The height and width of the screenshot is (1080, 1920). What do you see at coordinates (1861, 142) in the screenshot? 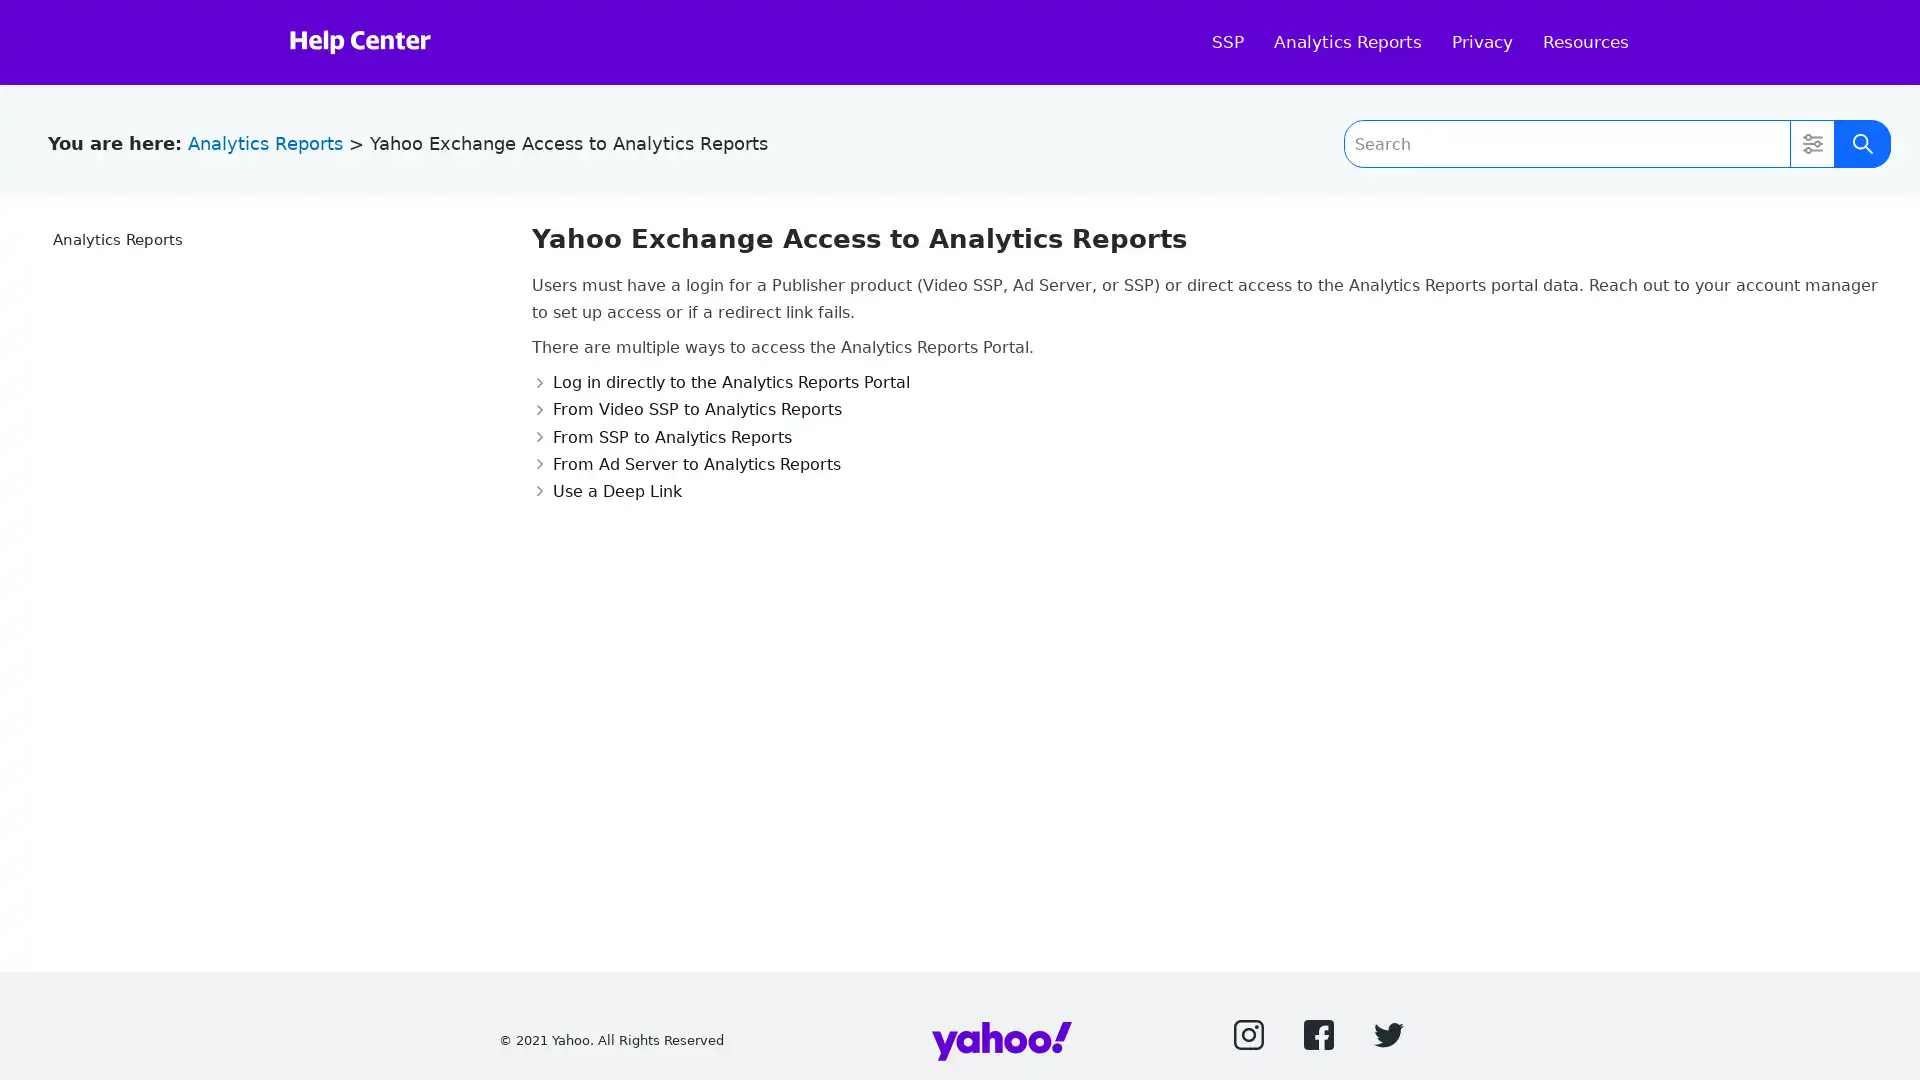
I see `Submit Search` at bounding box center [1861, 142].